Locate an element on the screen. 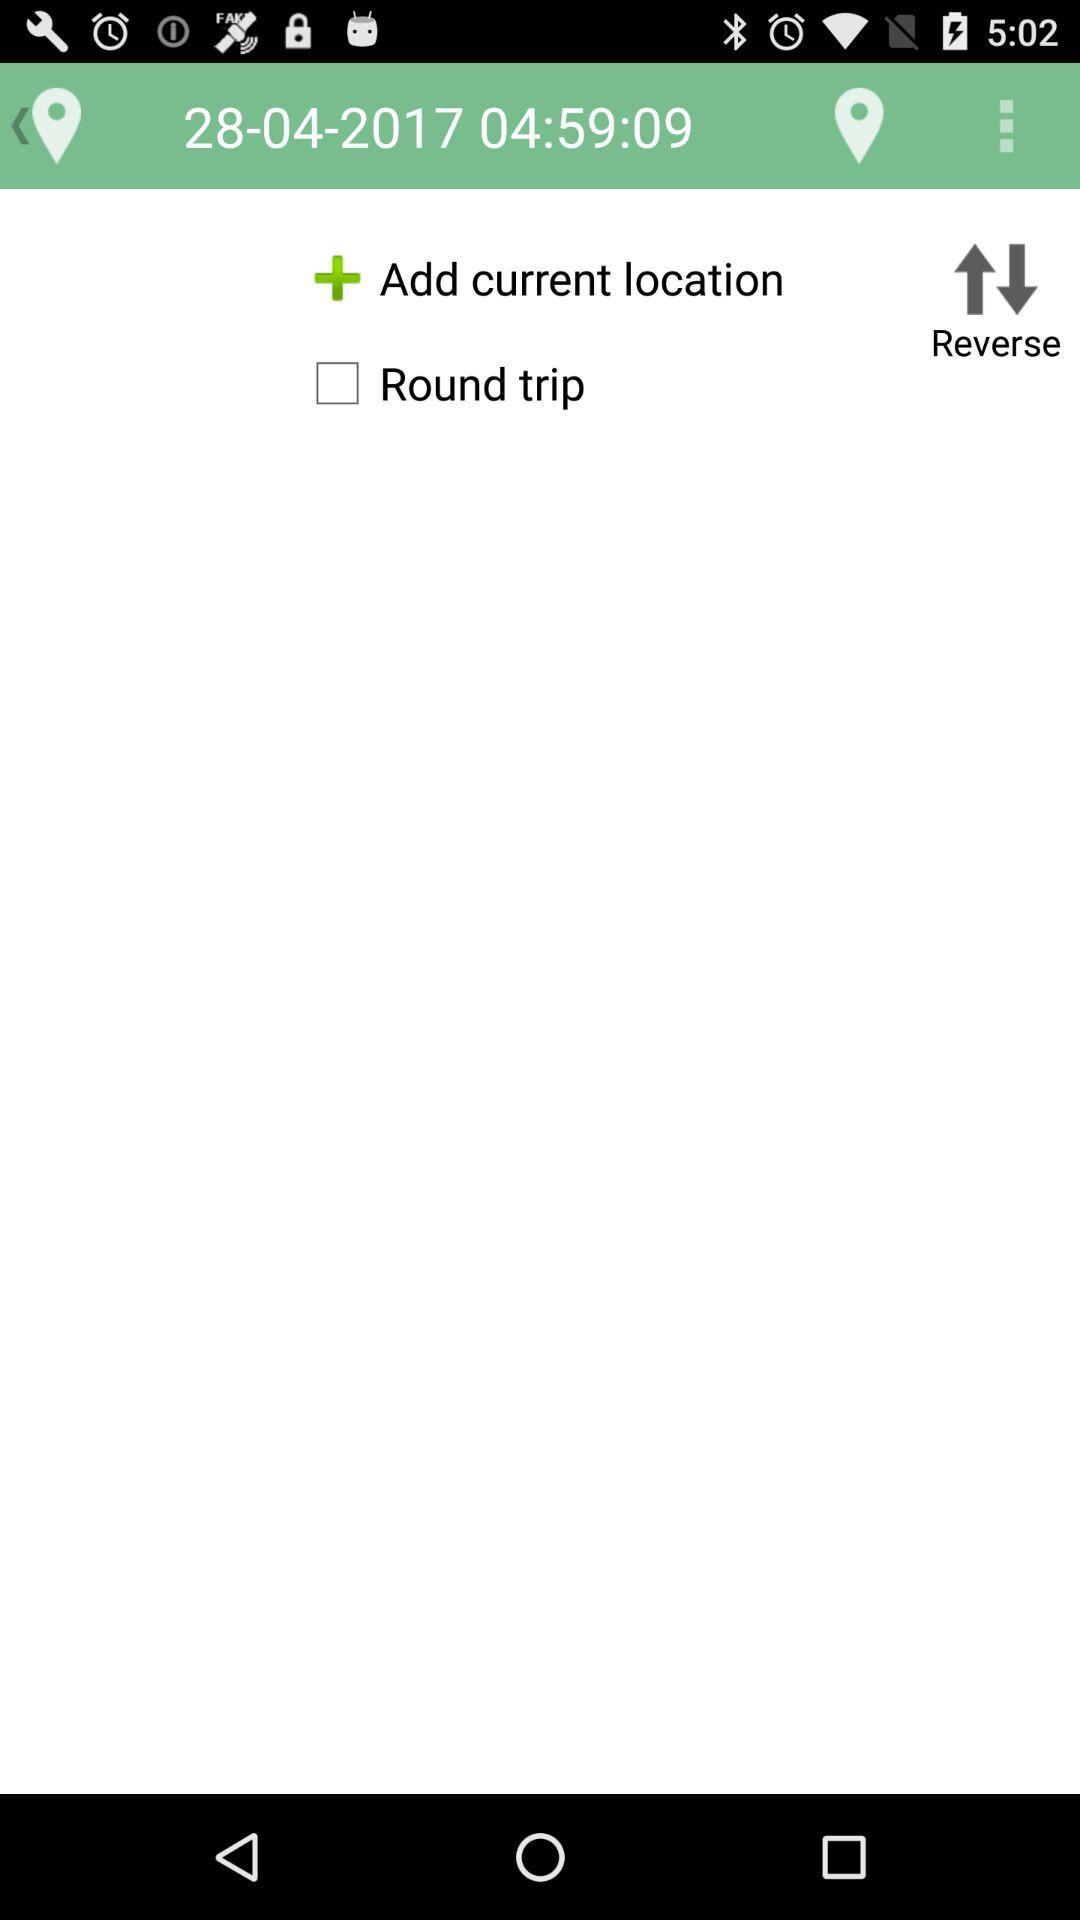 The width and height of the screenshot is (1080, 1920). the item to the left of the reverse button is located at coordinates (439, 383).